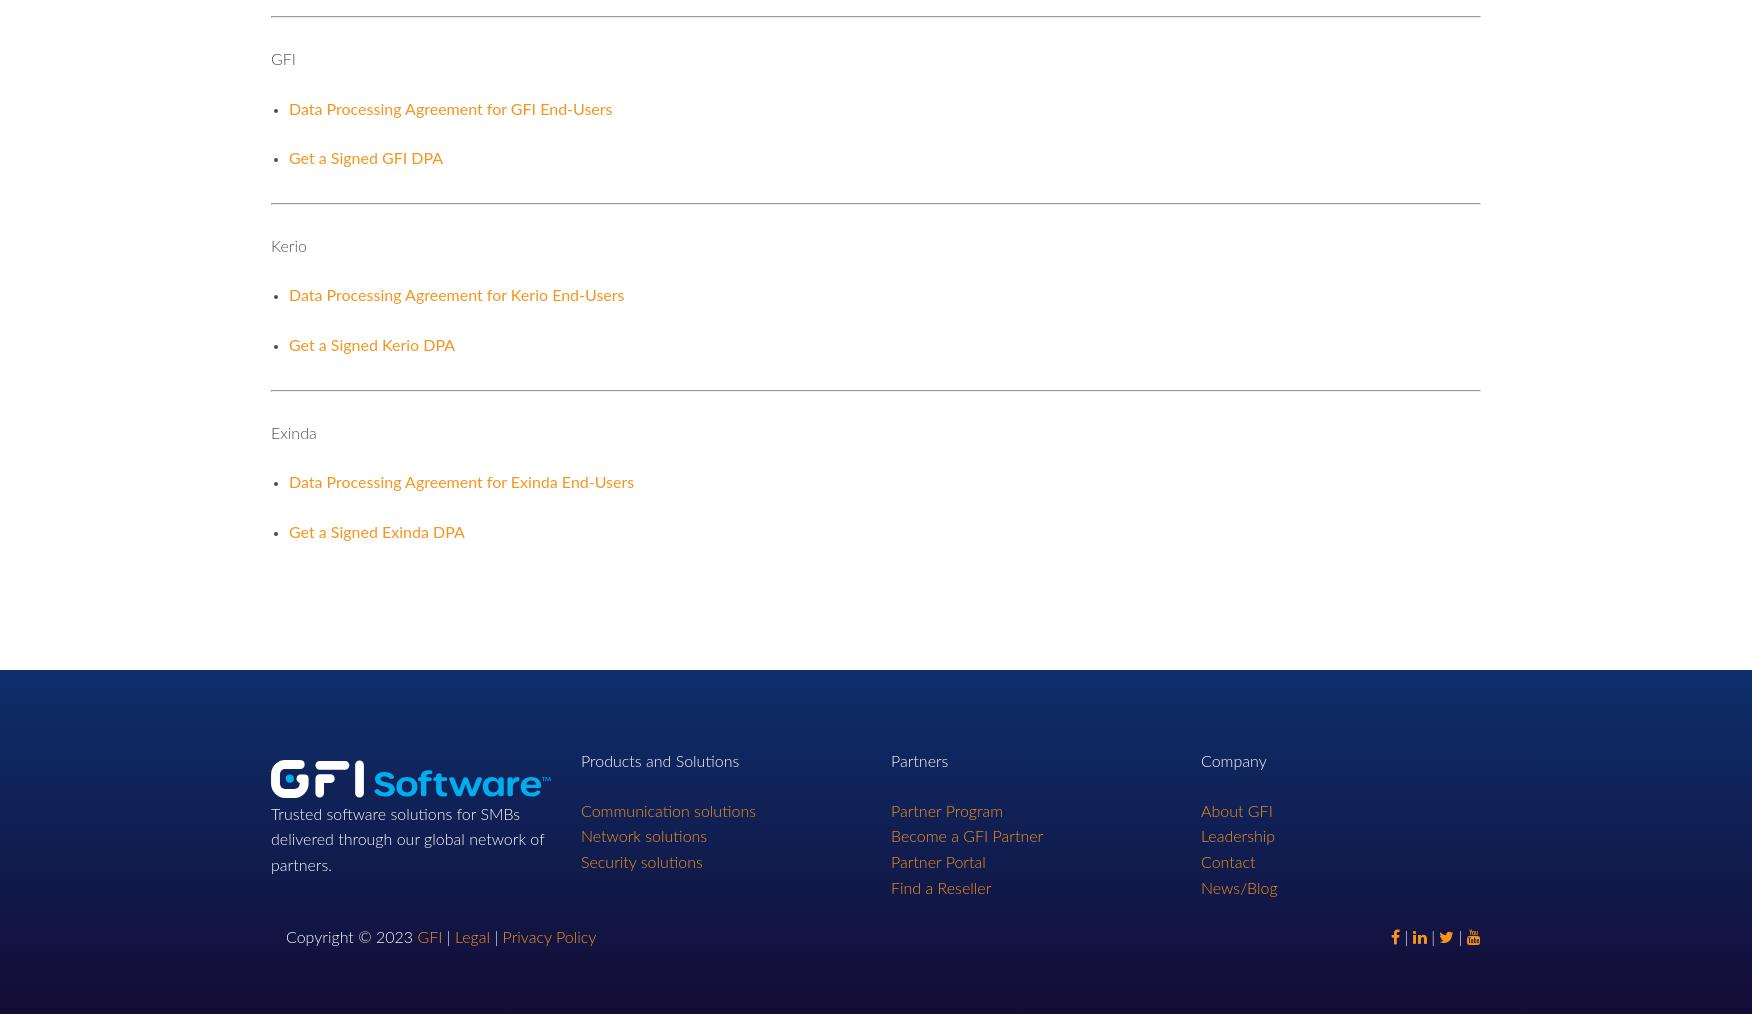  What do you see at coordinates (946, 810) in the screenshot?
I see `'Partner Program'` at bounding box center [946, 810].